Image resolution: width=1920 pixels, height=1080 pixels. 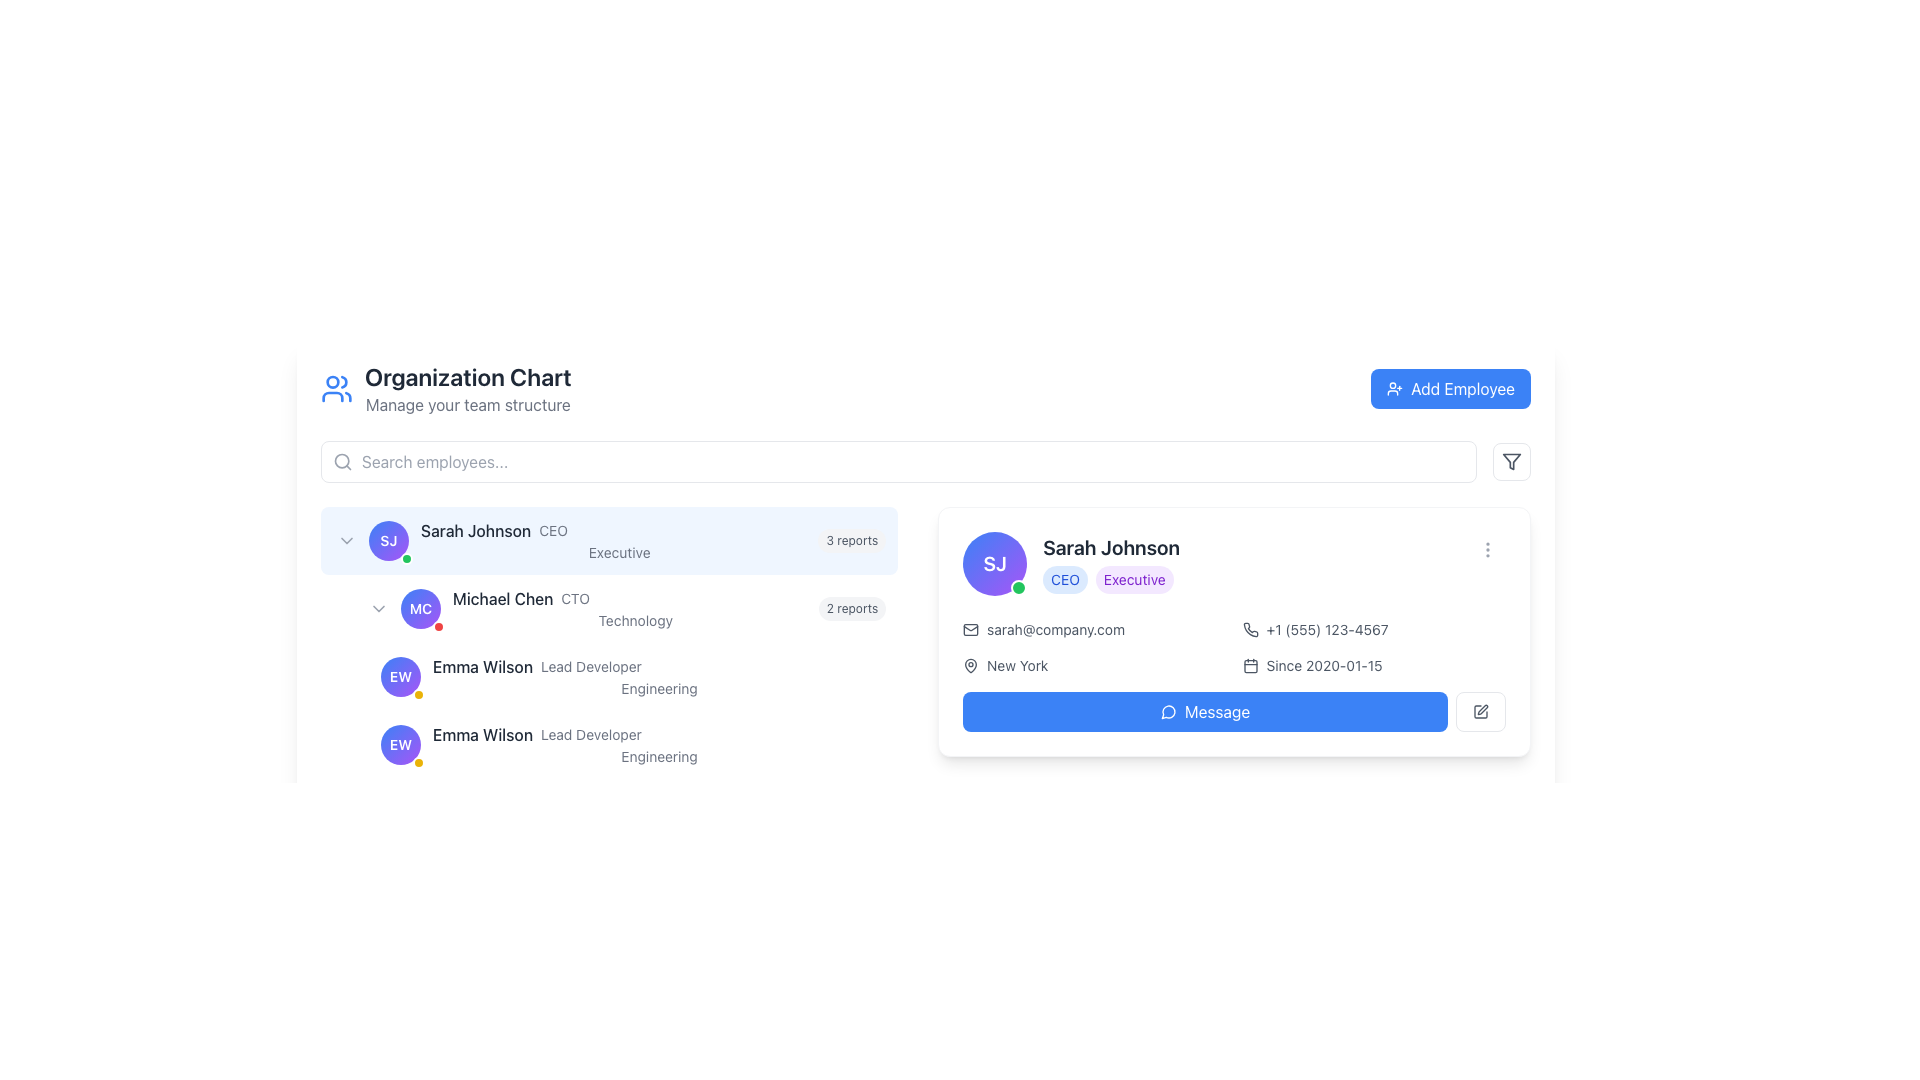 What do you see at coordinates (1168, 711) in the screenshot?
I see `the 'Message' button which contains the decorative graphical icon for sending messages, located in the bottom section of the user profile card` at bounding box center [1168, 711].